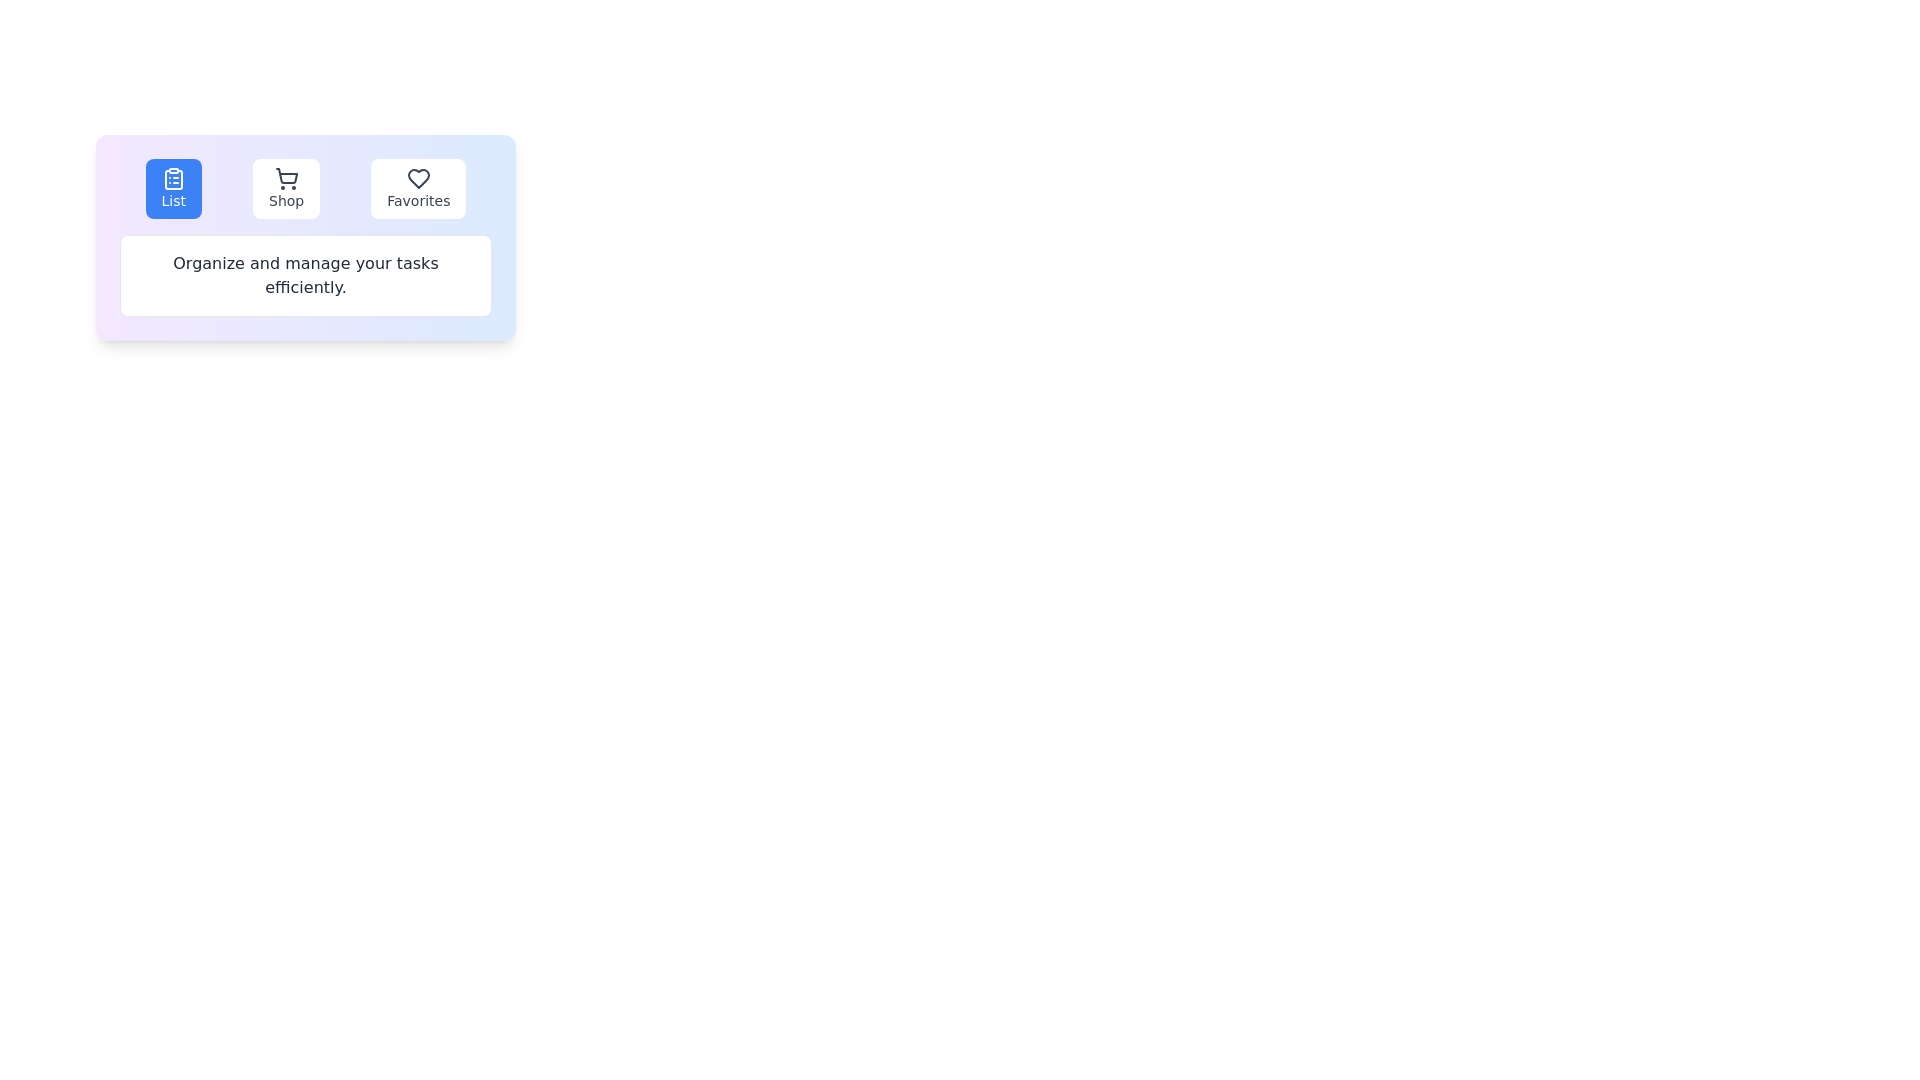  What do you see at coordinates (416, 189) in the screenshot?
I see `the Favorites tab to observe the hover effect` at bounding box center [416, 189].